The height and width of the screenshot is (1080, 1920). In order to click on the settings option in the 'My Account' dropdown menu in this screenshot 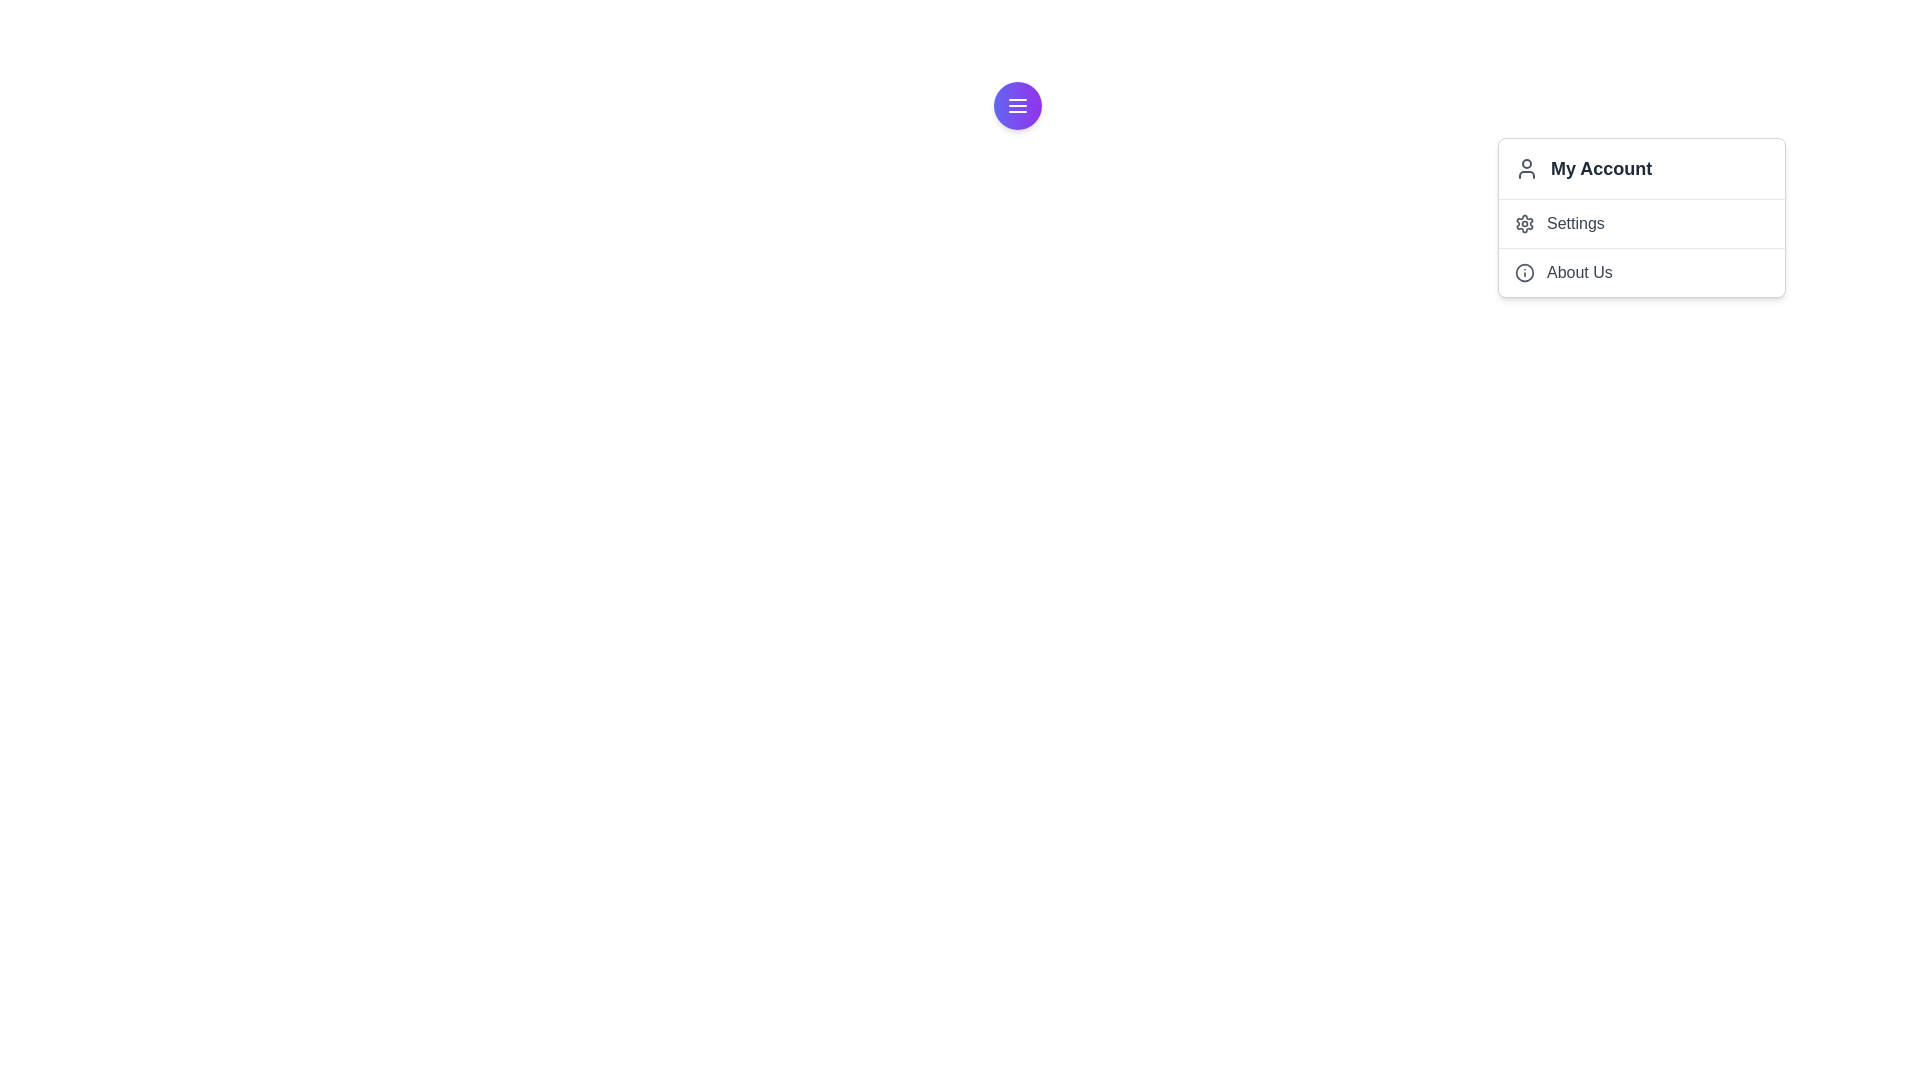, I will do `click(1641, 223)`.